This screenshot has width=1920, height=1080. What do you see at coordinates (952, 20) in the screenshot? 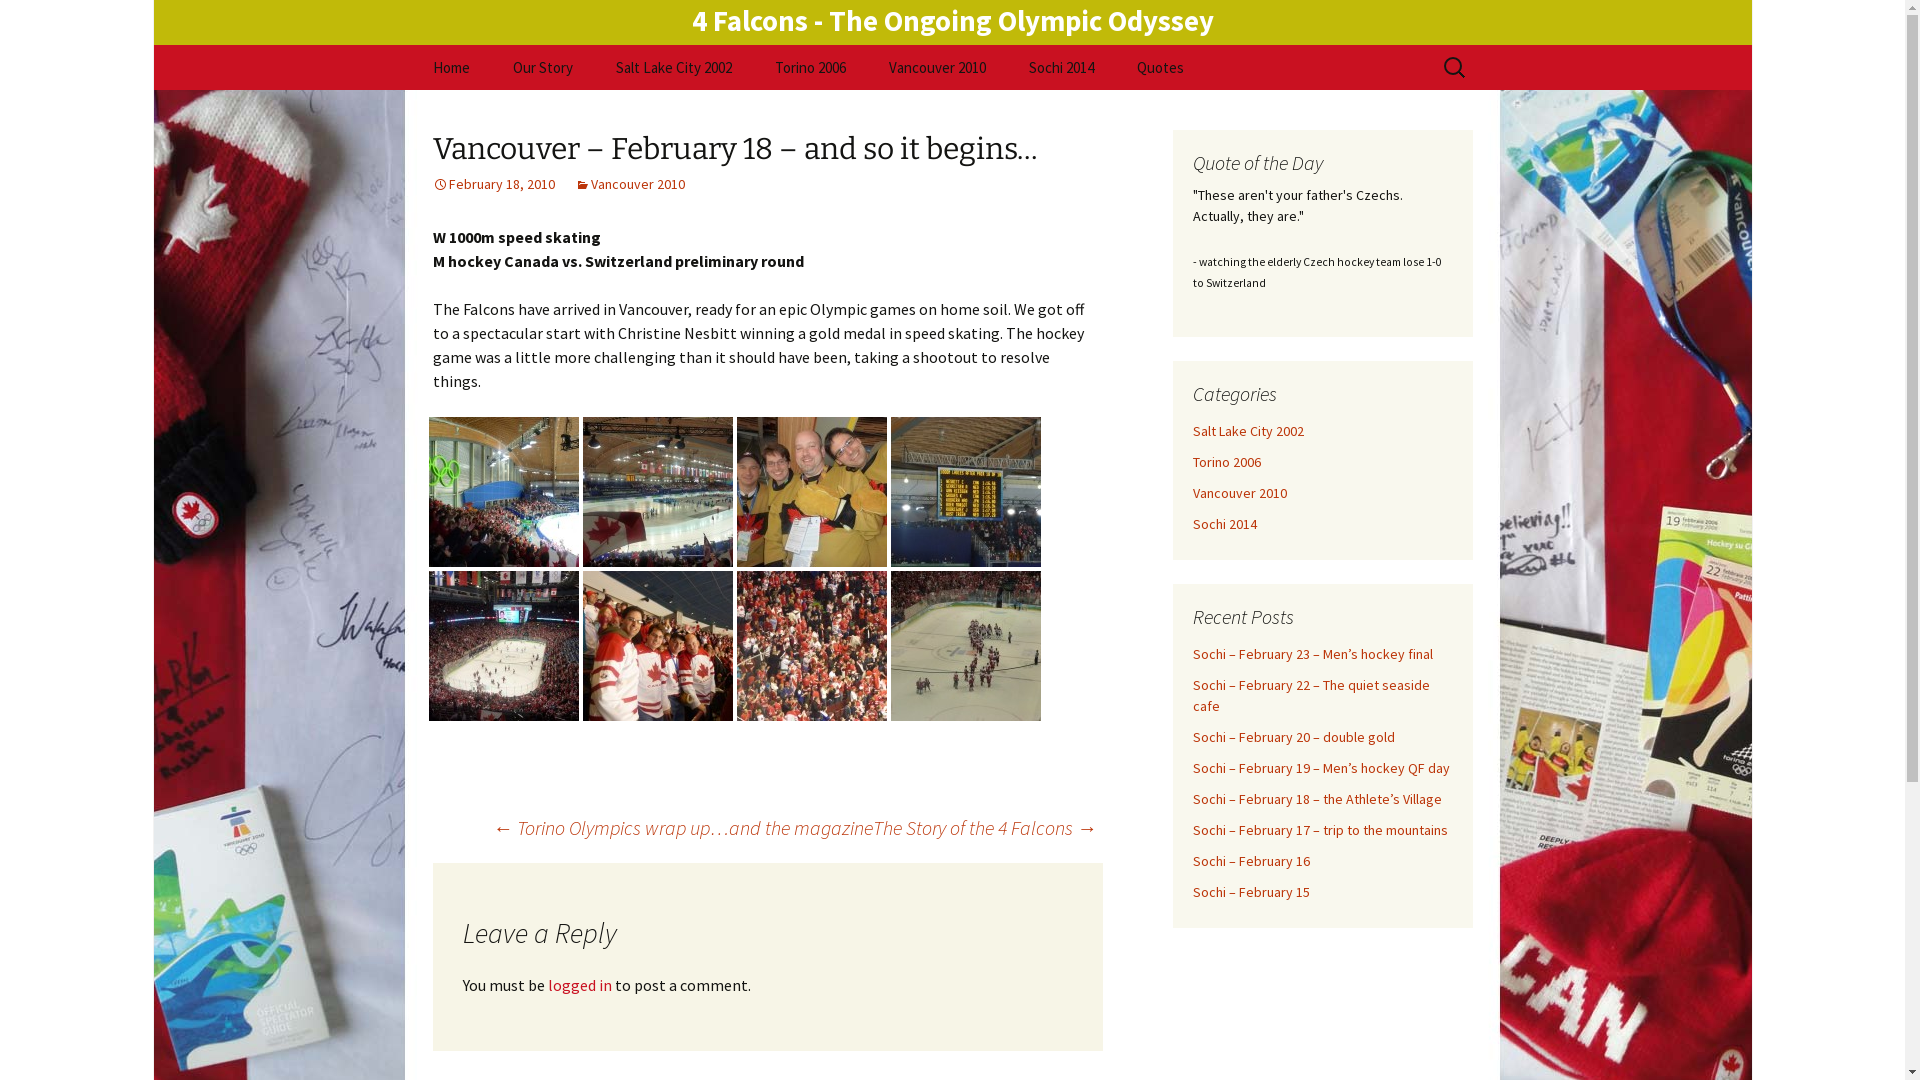
I see `'4 Falcons - The Ongoing Olympic Odyssey'` at bounding box center [952, 20].